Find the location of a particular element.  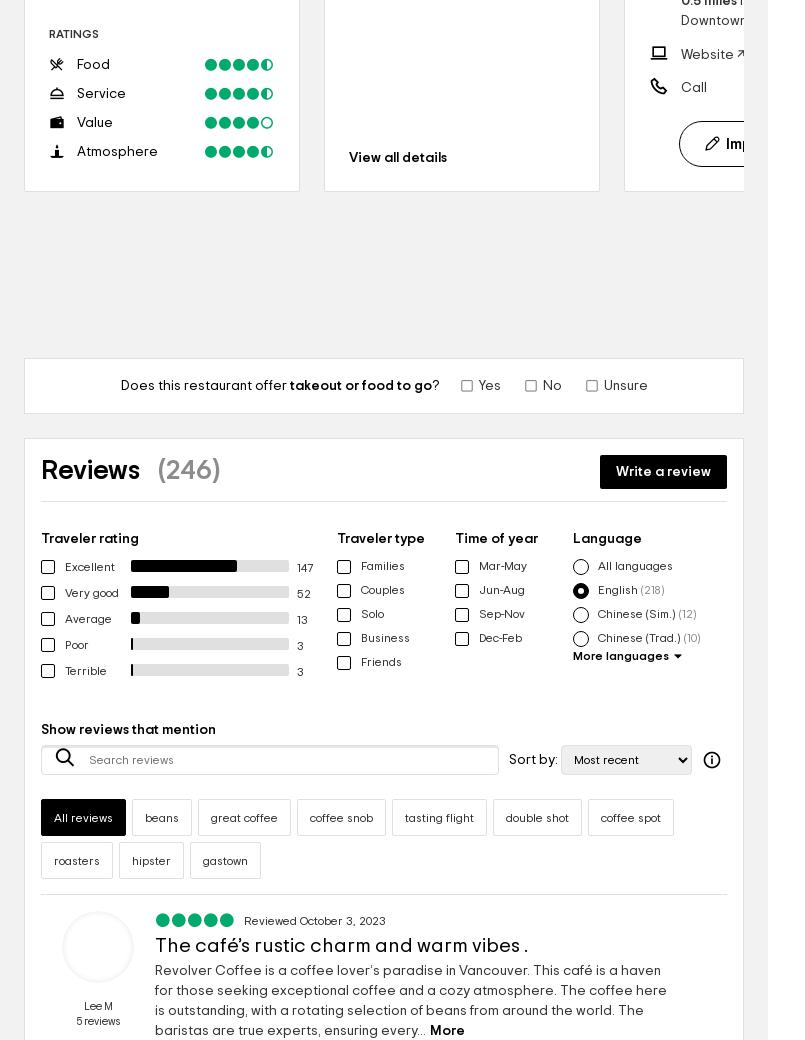

'147' is located at coordinates (302, 567).